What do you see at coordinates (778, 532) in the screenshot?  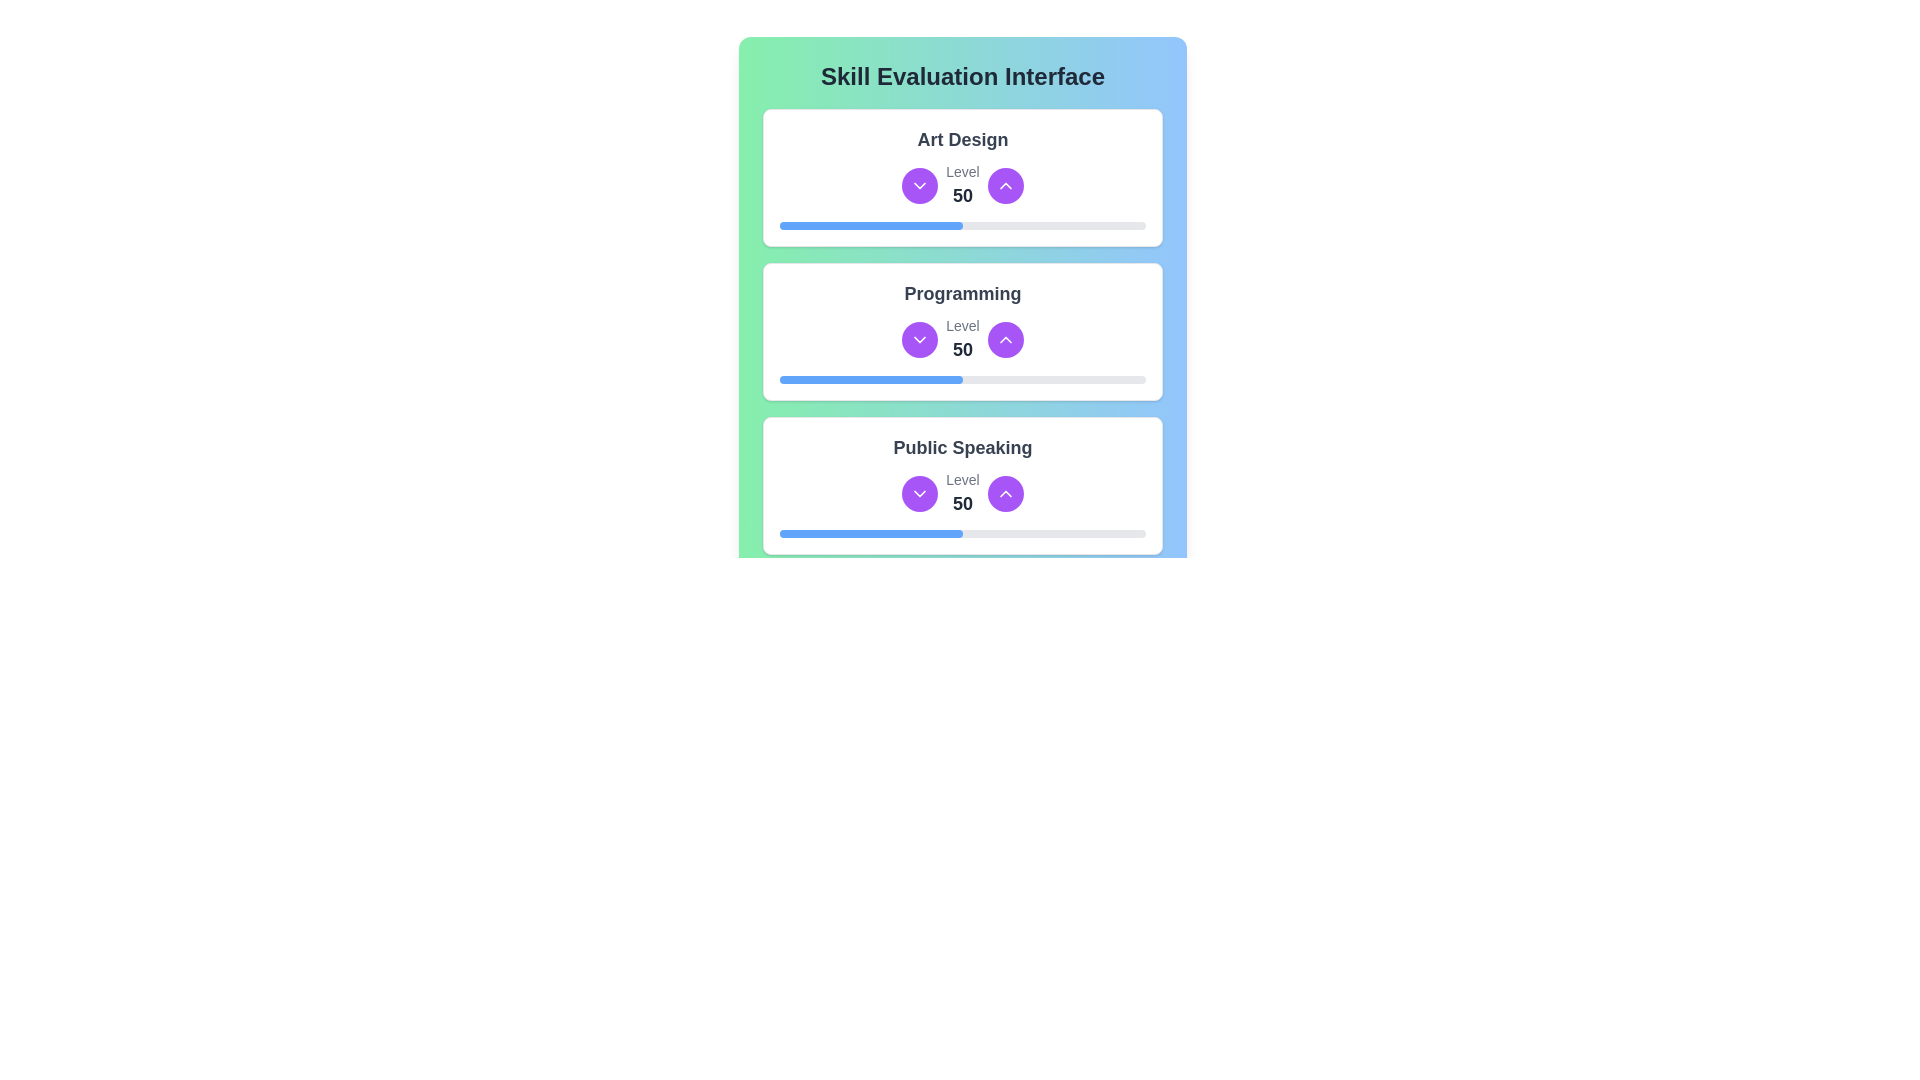 I see `the slider value` at bounding box center [778, 532].